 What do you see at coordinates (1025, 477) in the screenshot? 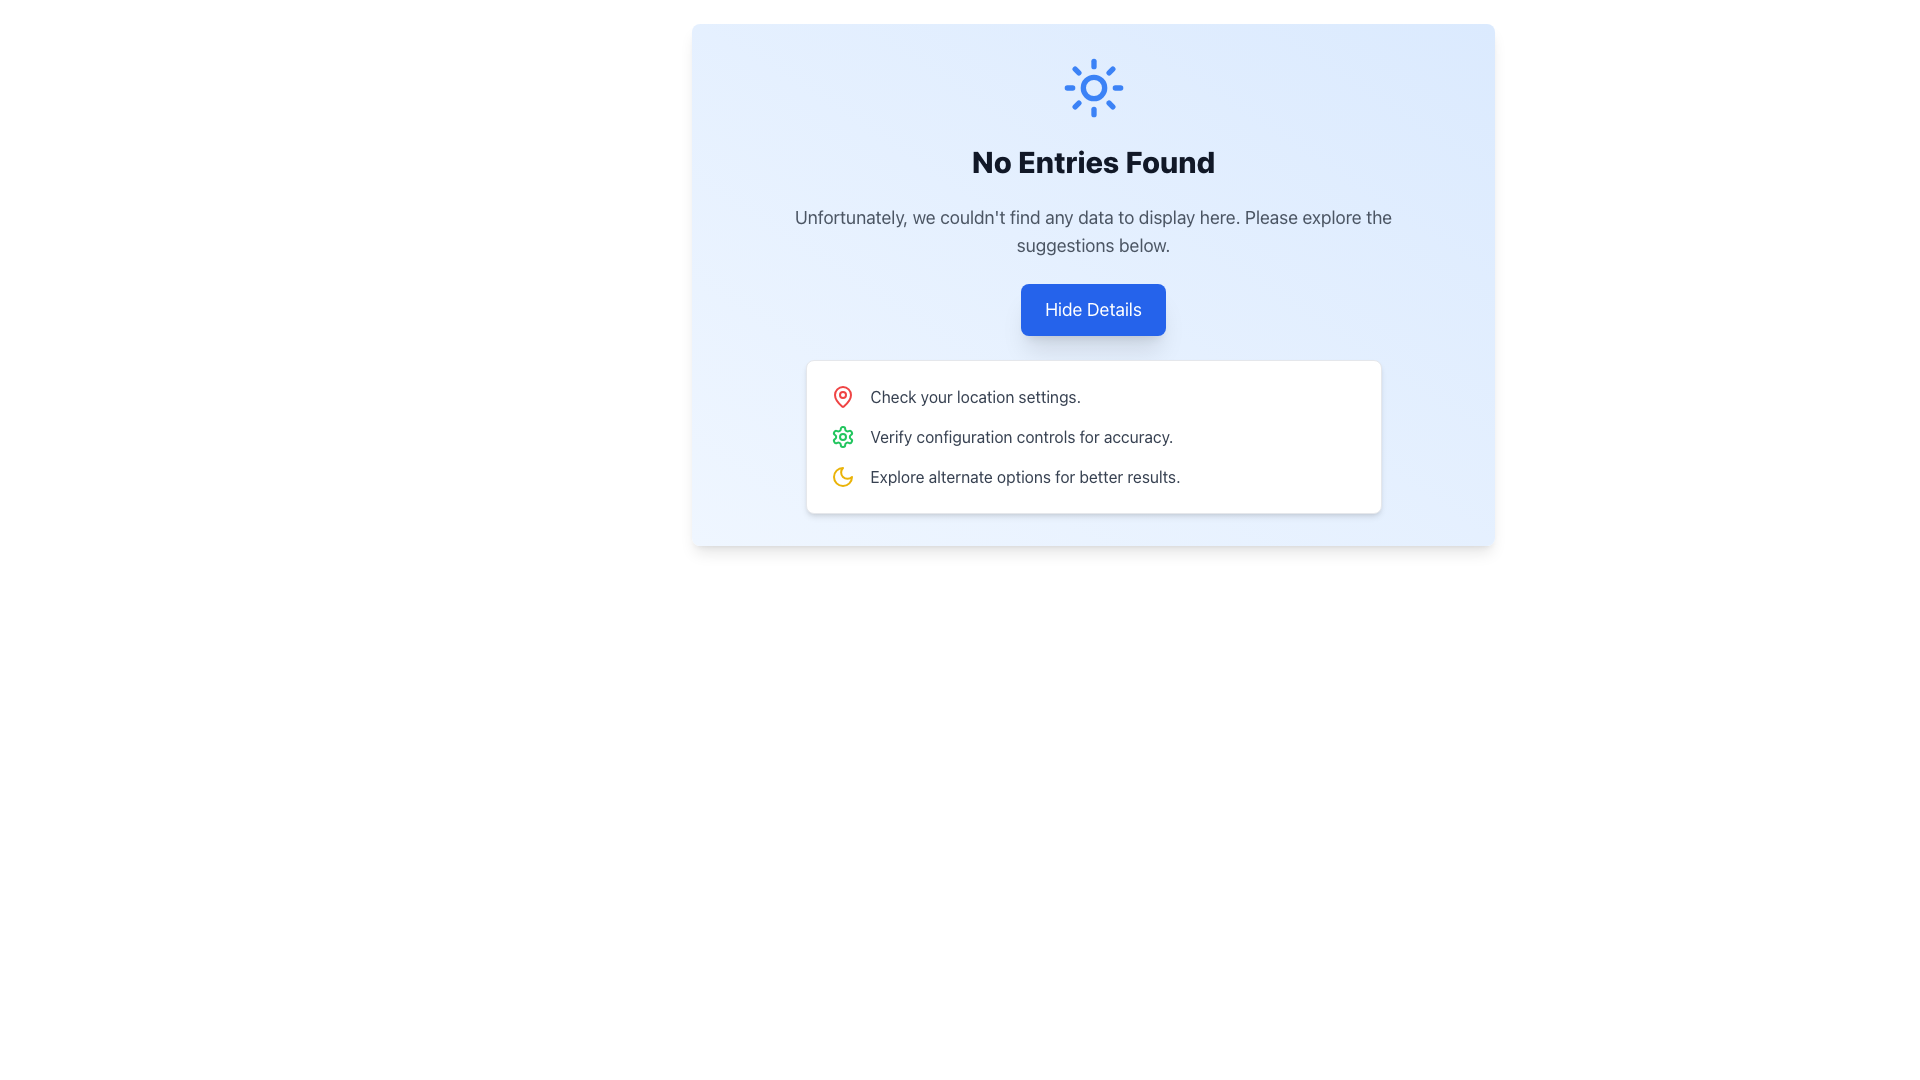
I see `the informational text label located to the right of the moon icon to possibly see further details` at bounding box center [1025, 477].